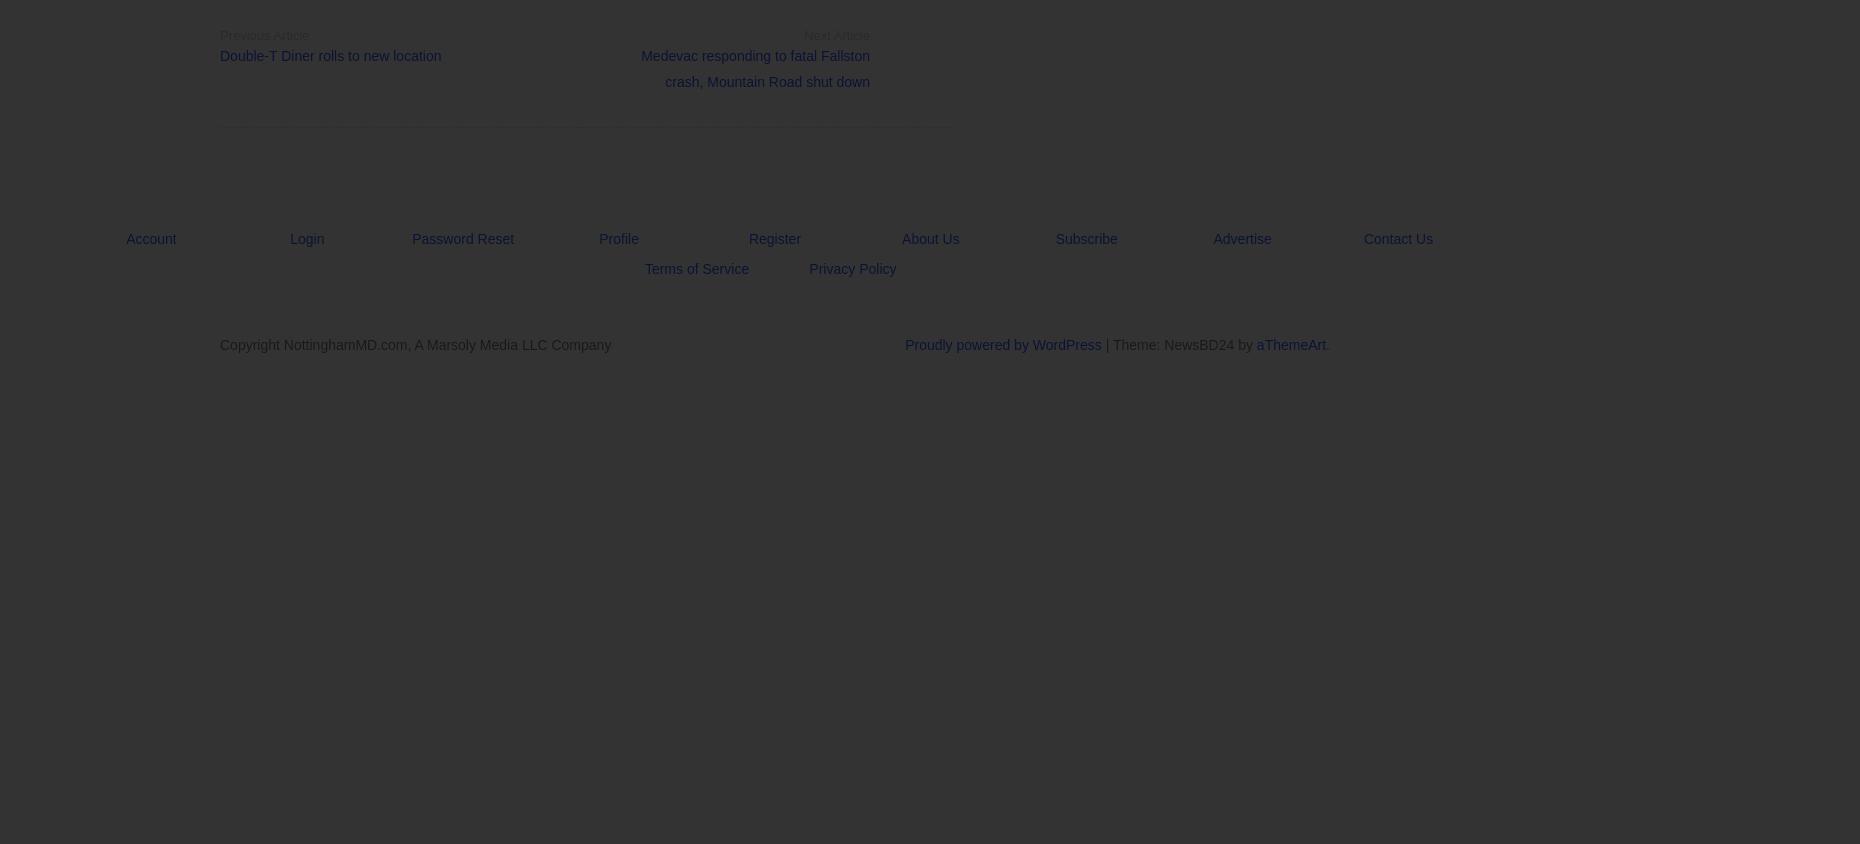 The height and width of the screenshot is (844, 1860). What do you see at coordinates (1240, 238) in the screenshot?
I see `'Advertise'` at bounding box center [1240, 238].